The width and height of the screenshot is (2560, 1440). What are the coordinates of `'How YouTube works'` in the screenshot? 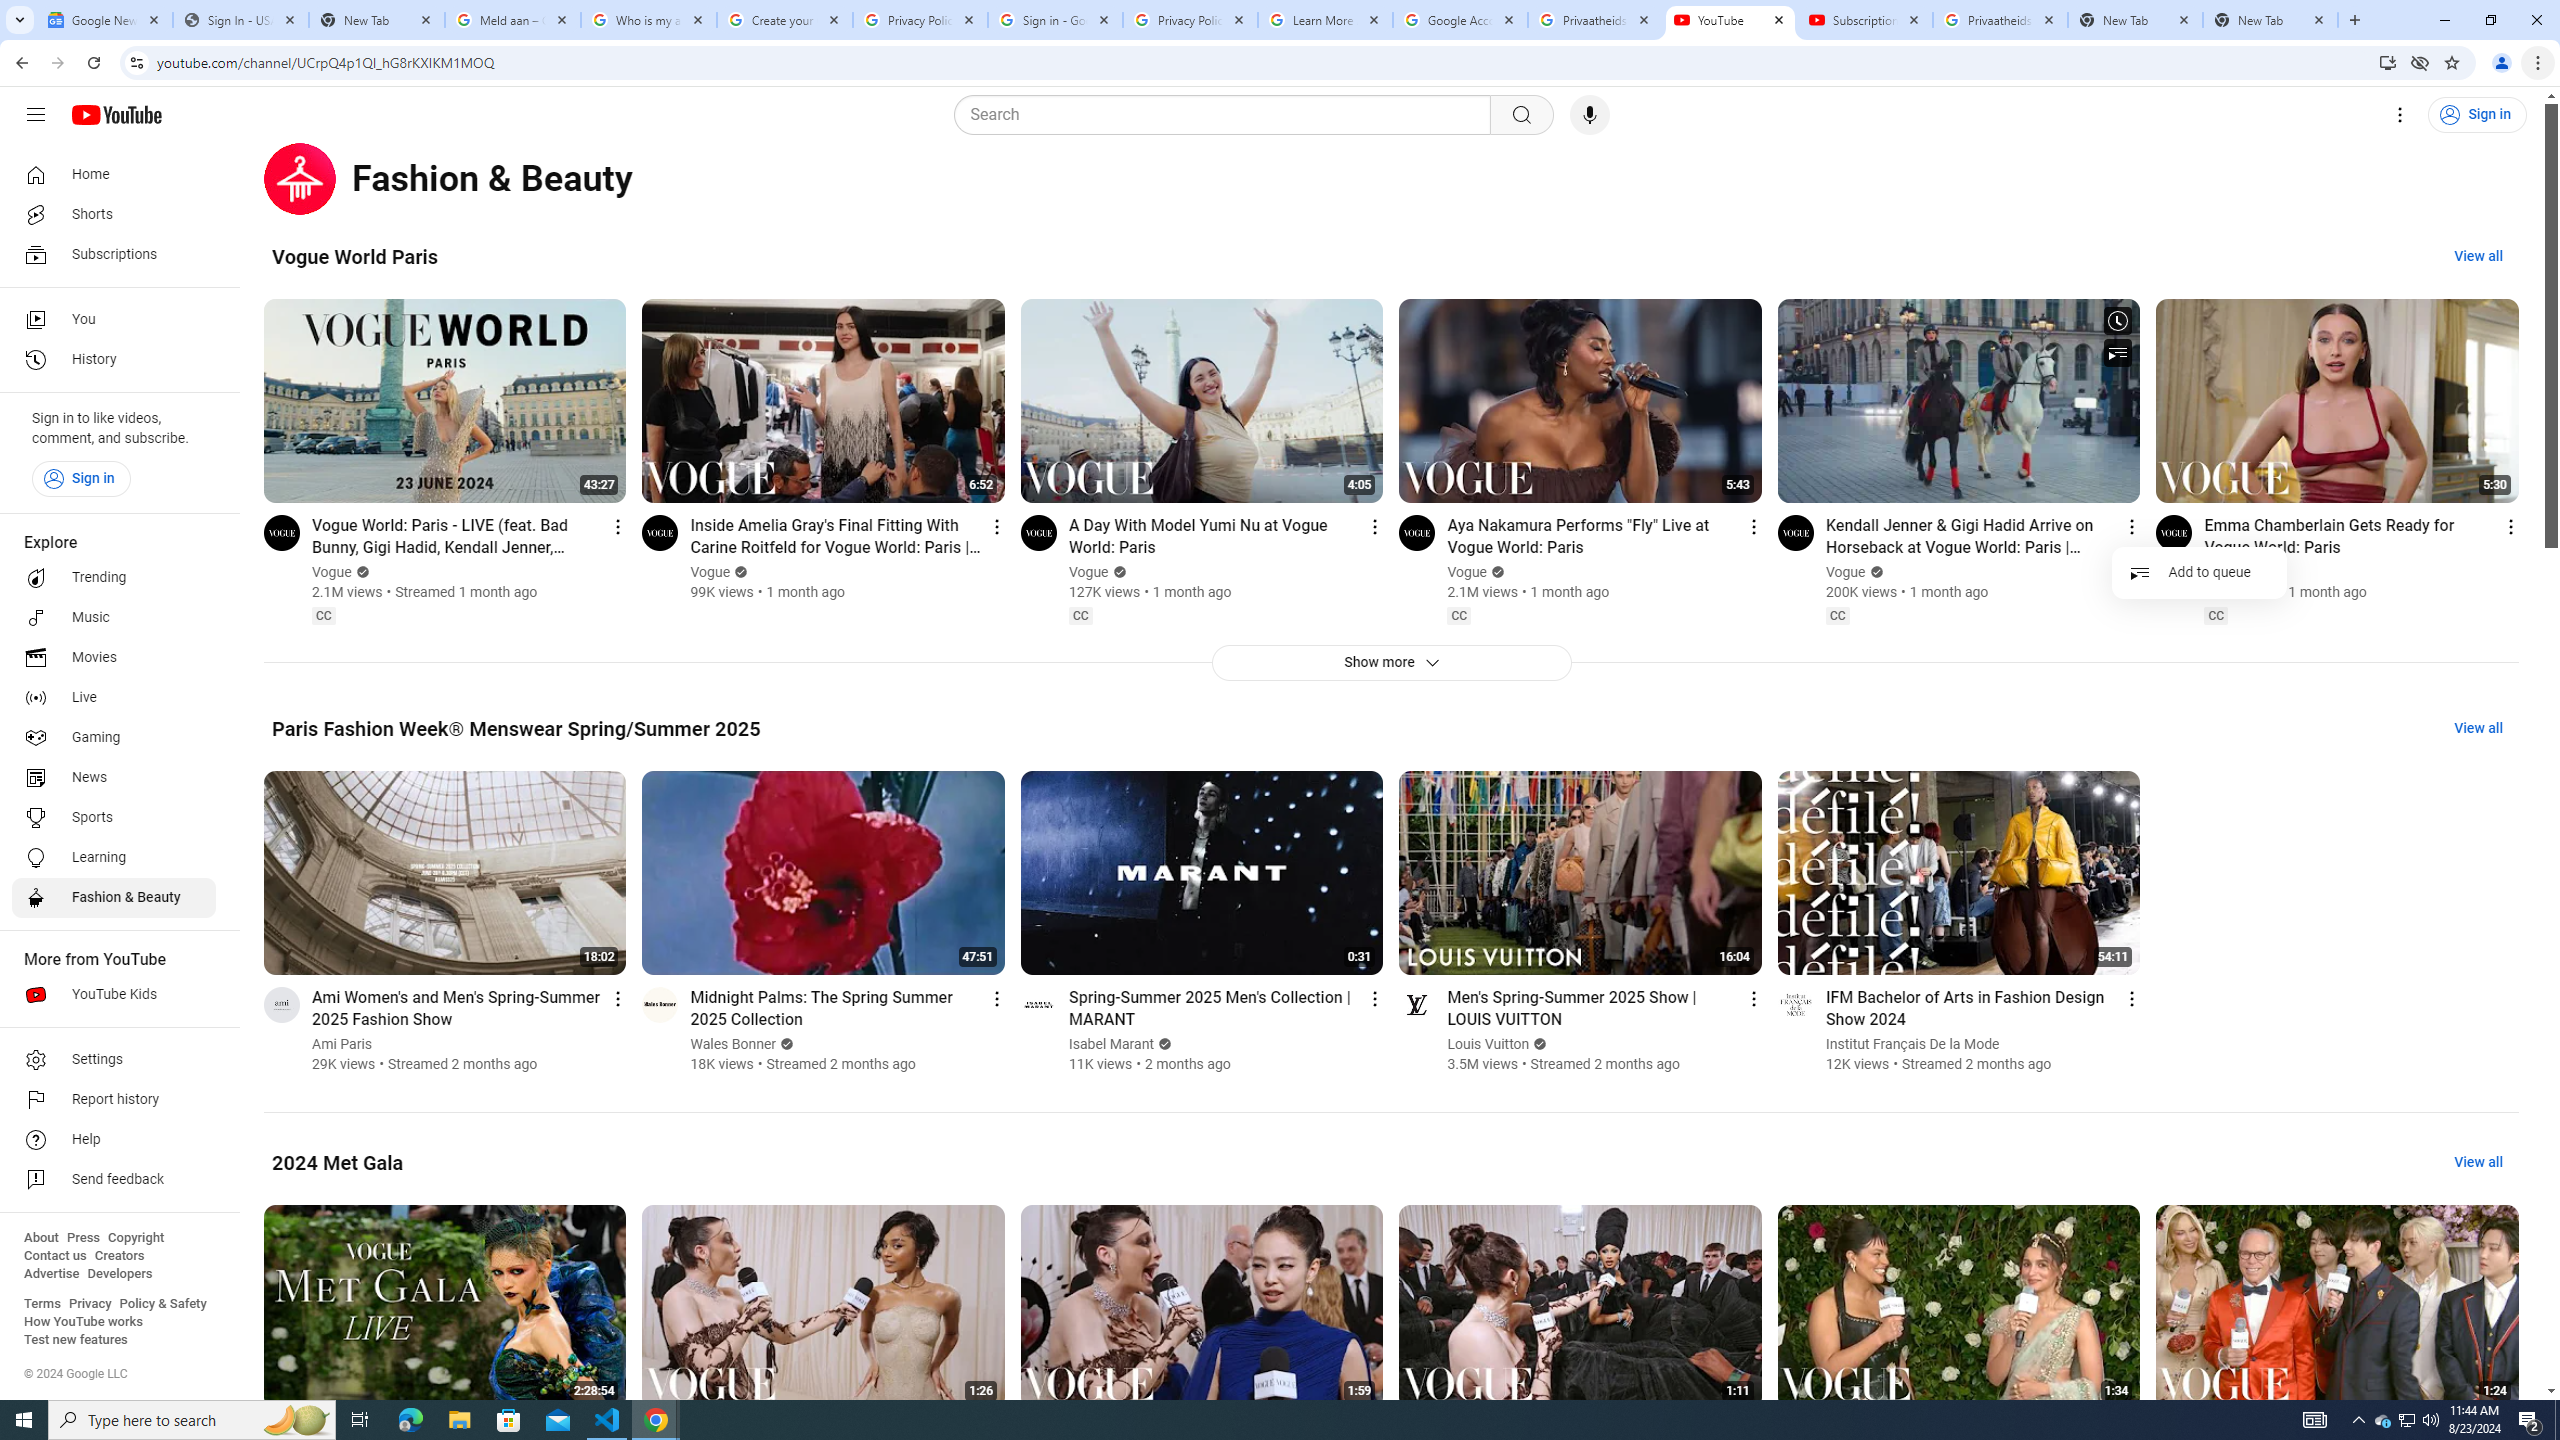 It's located at (82, 1321).